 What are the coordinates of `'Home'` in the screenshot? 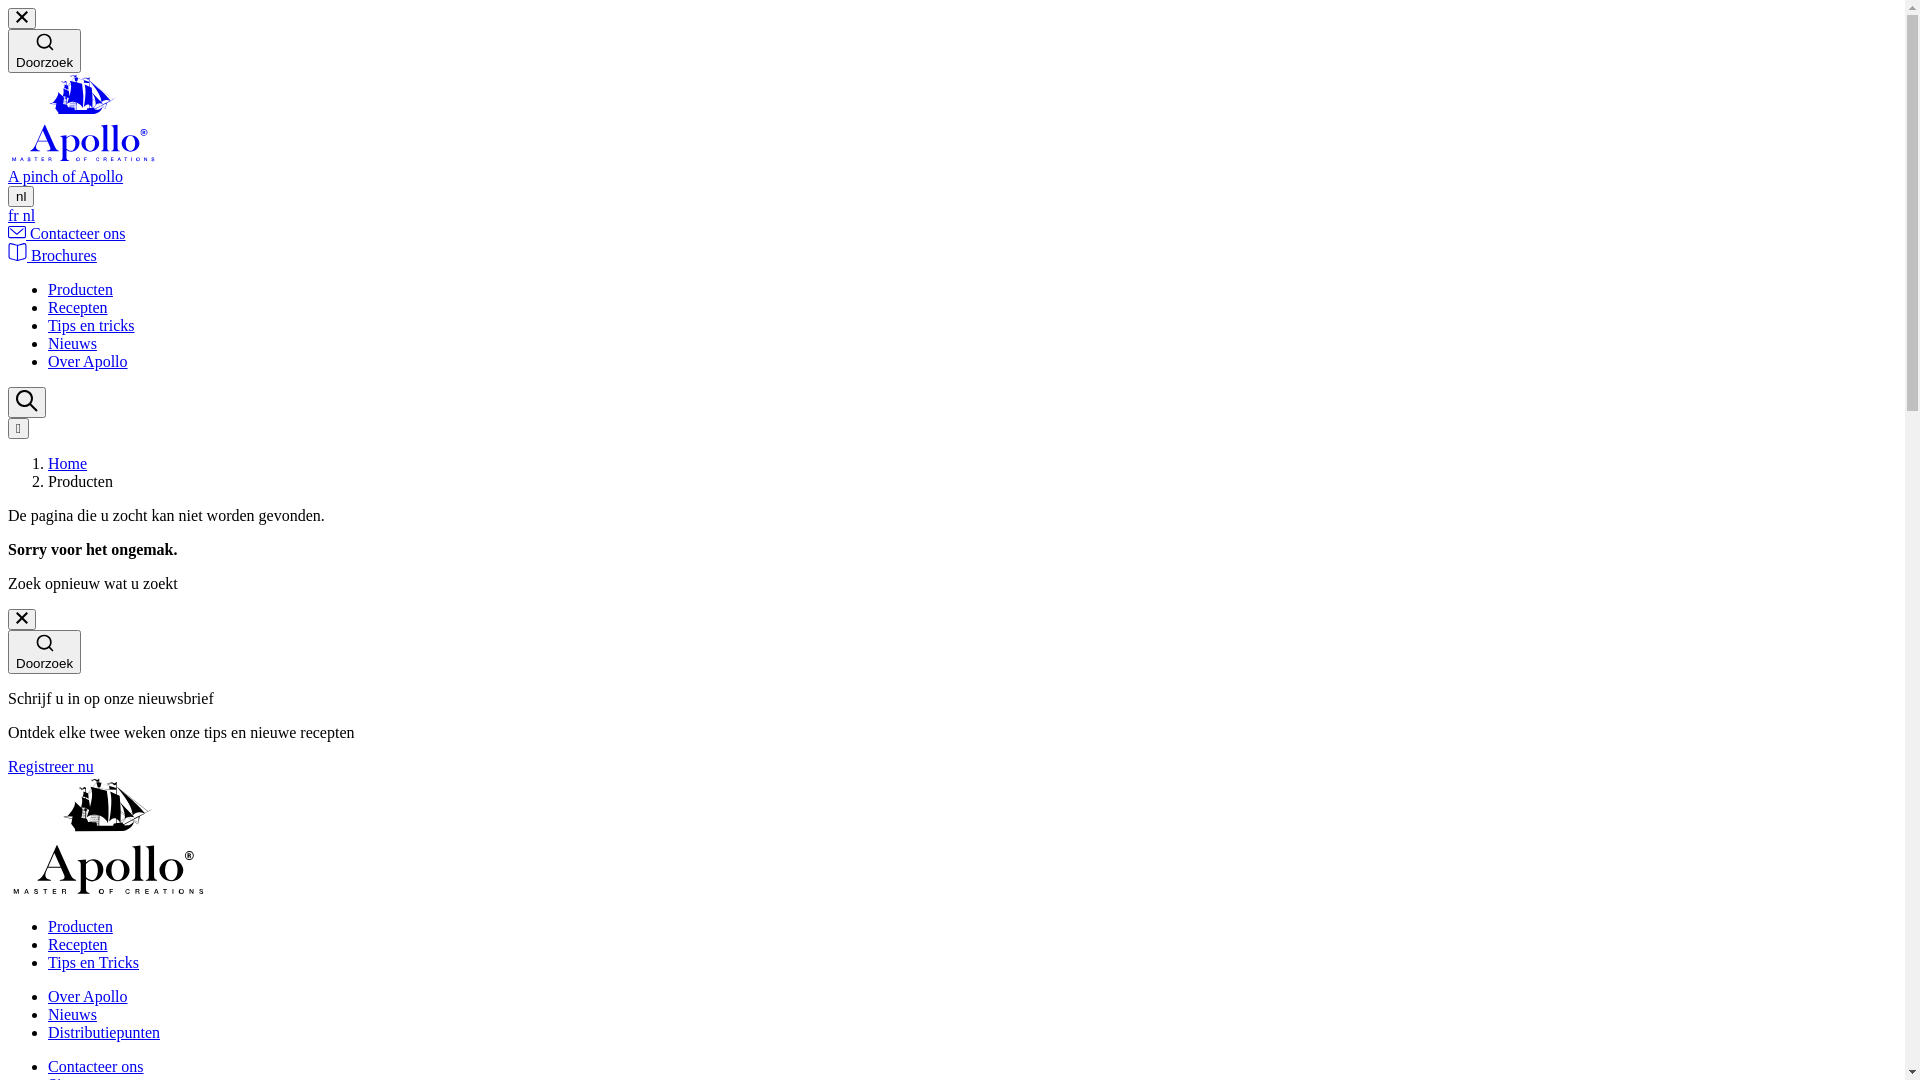 It's located at (48, 463).